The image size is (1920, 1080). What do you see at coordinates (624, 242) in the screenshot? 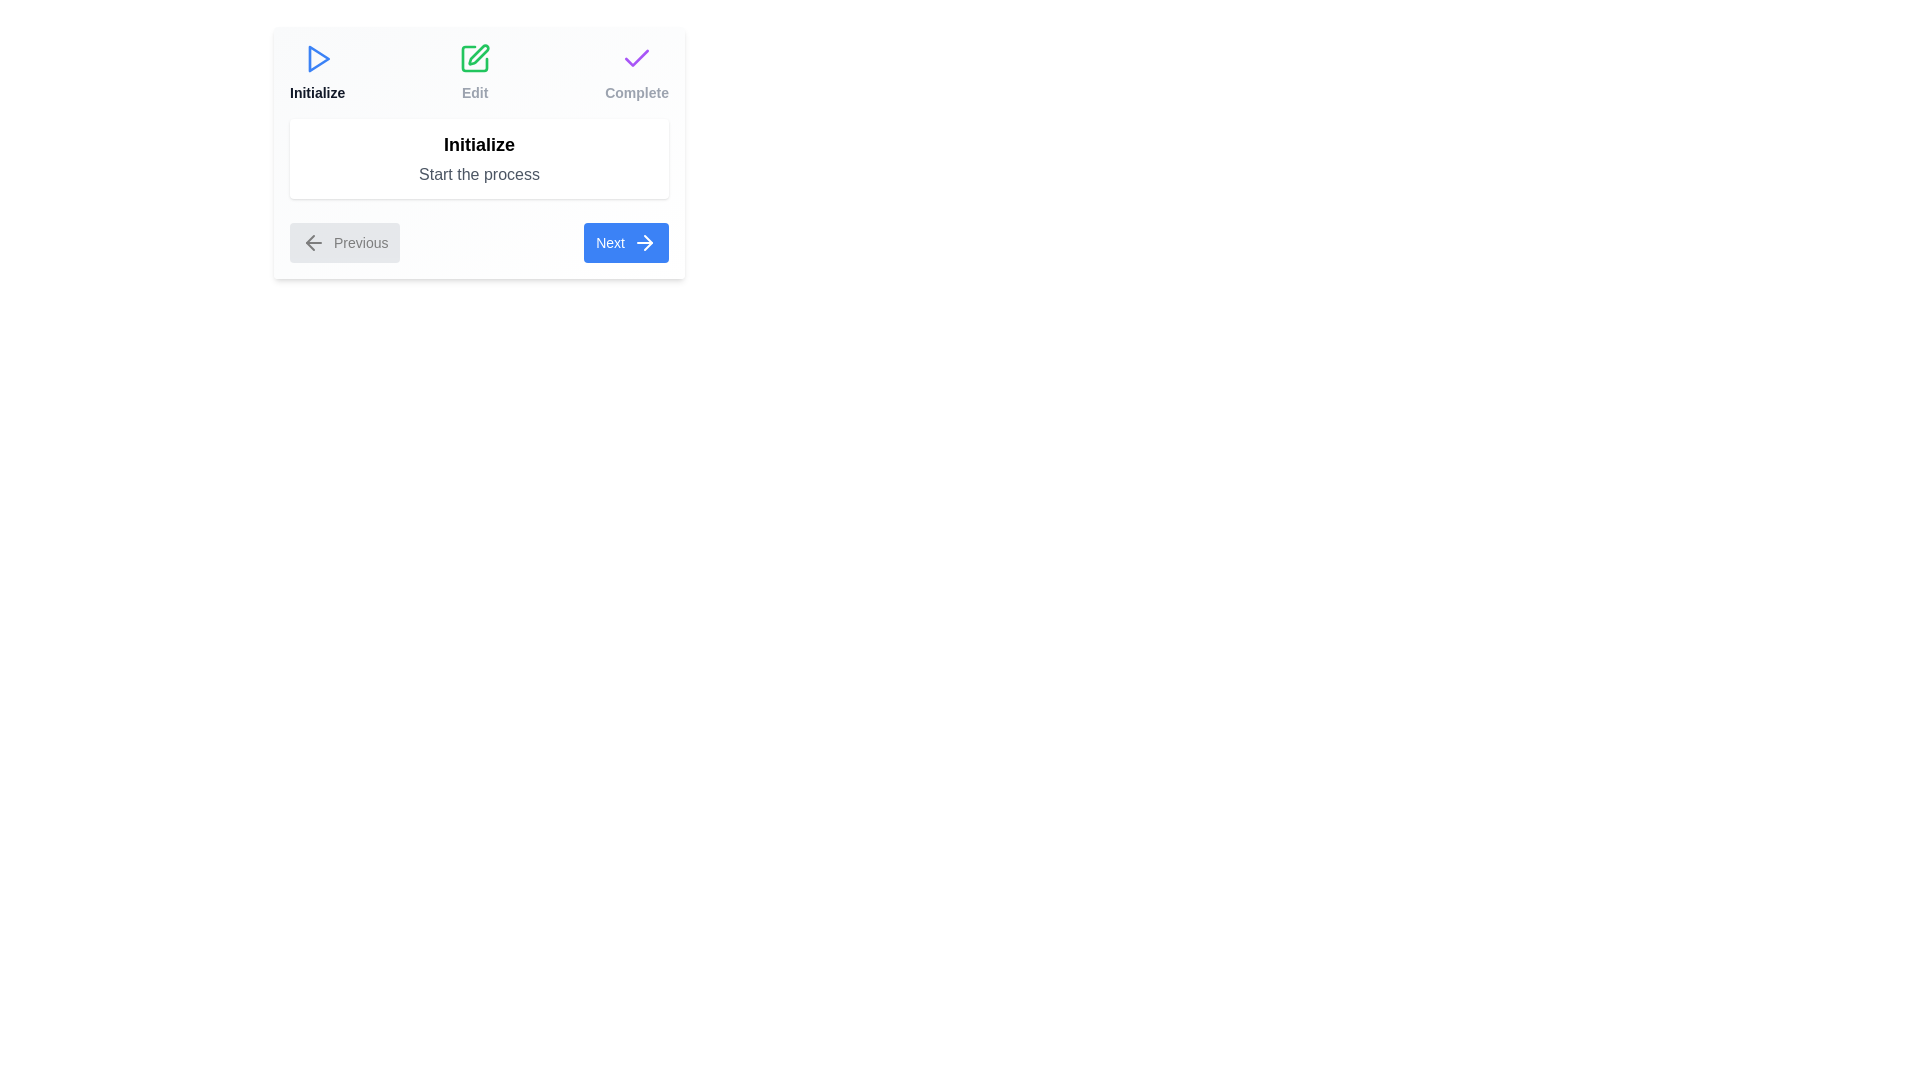
I see `the 'Next' button to navigate to the next step` at bounding box center [624, 242].